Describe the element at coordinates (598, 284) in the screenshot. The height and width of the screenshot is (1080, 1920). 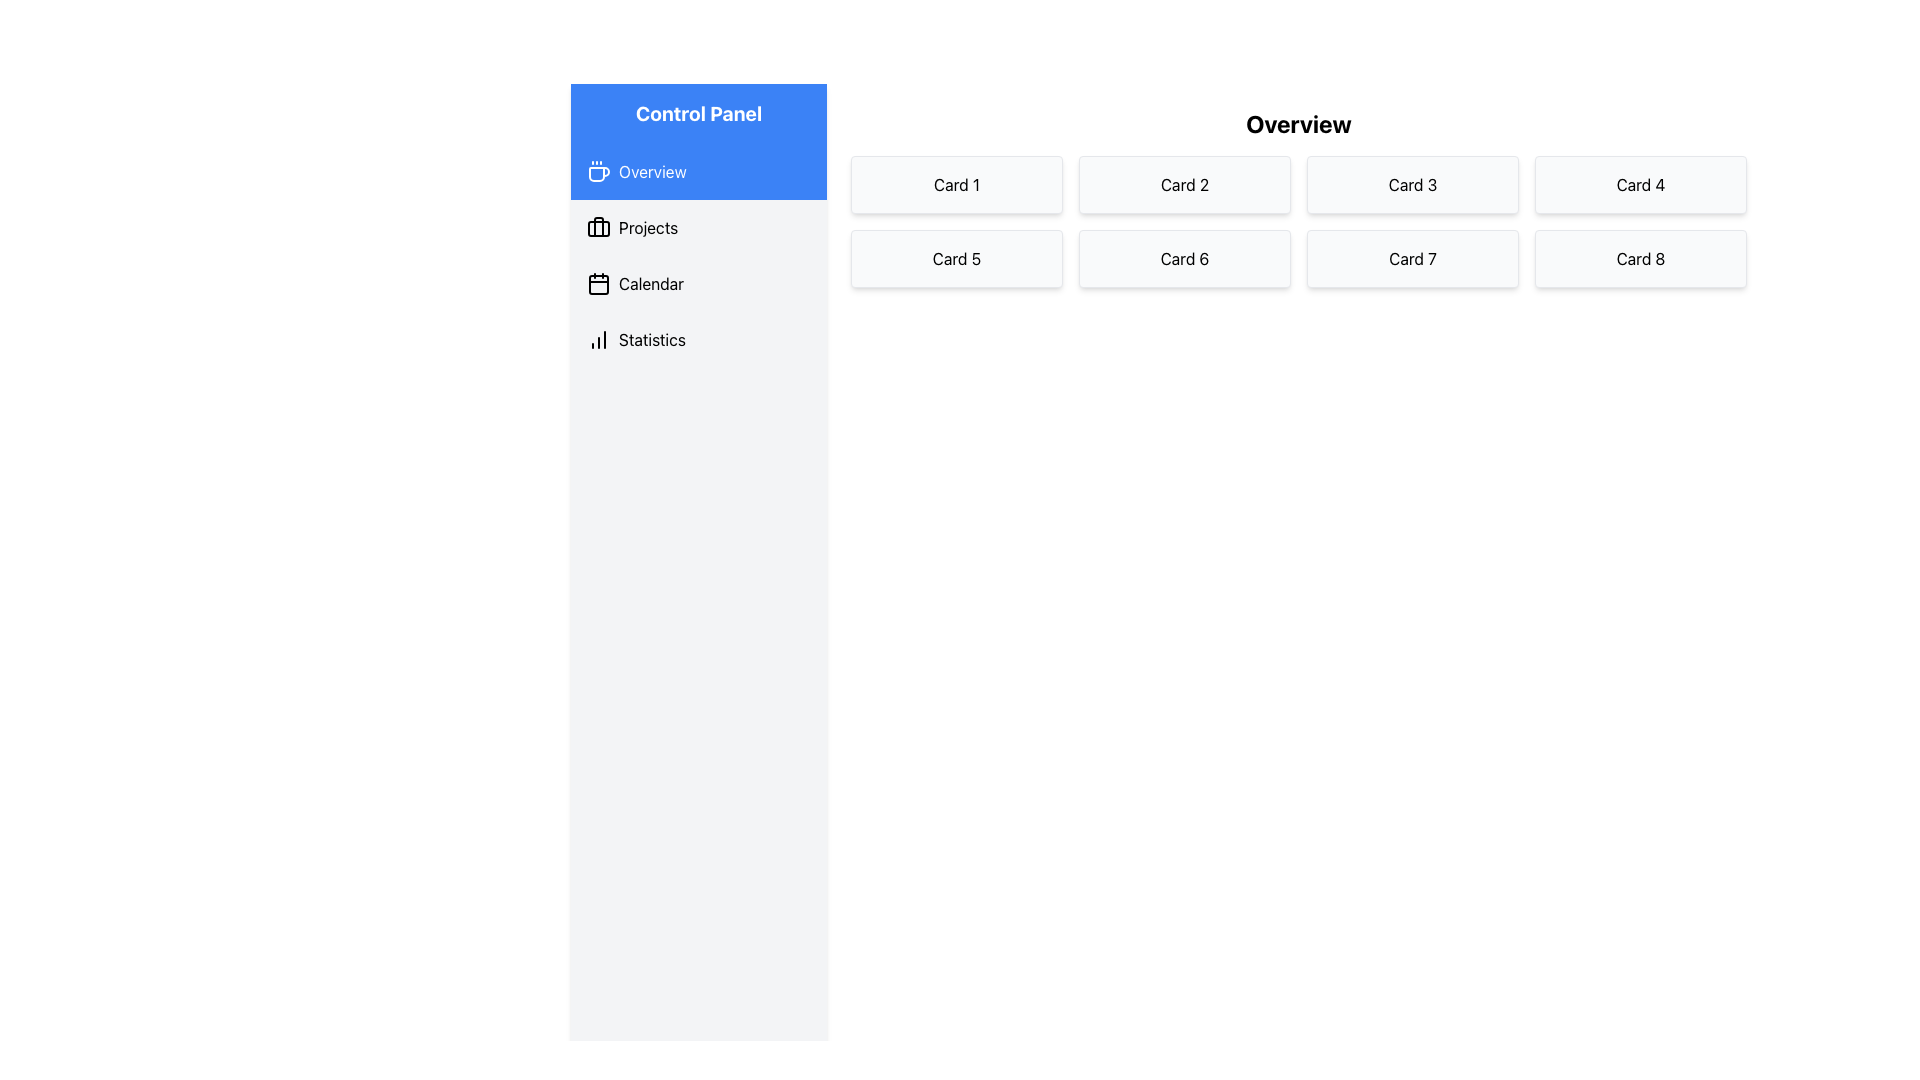
I see `the calendar icon located in the vertical navigation menu, which is the third item in the list` at that location.